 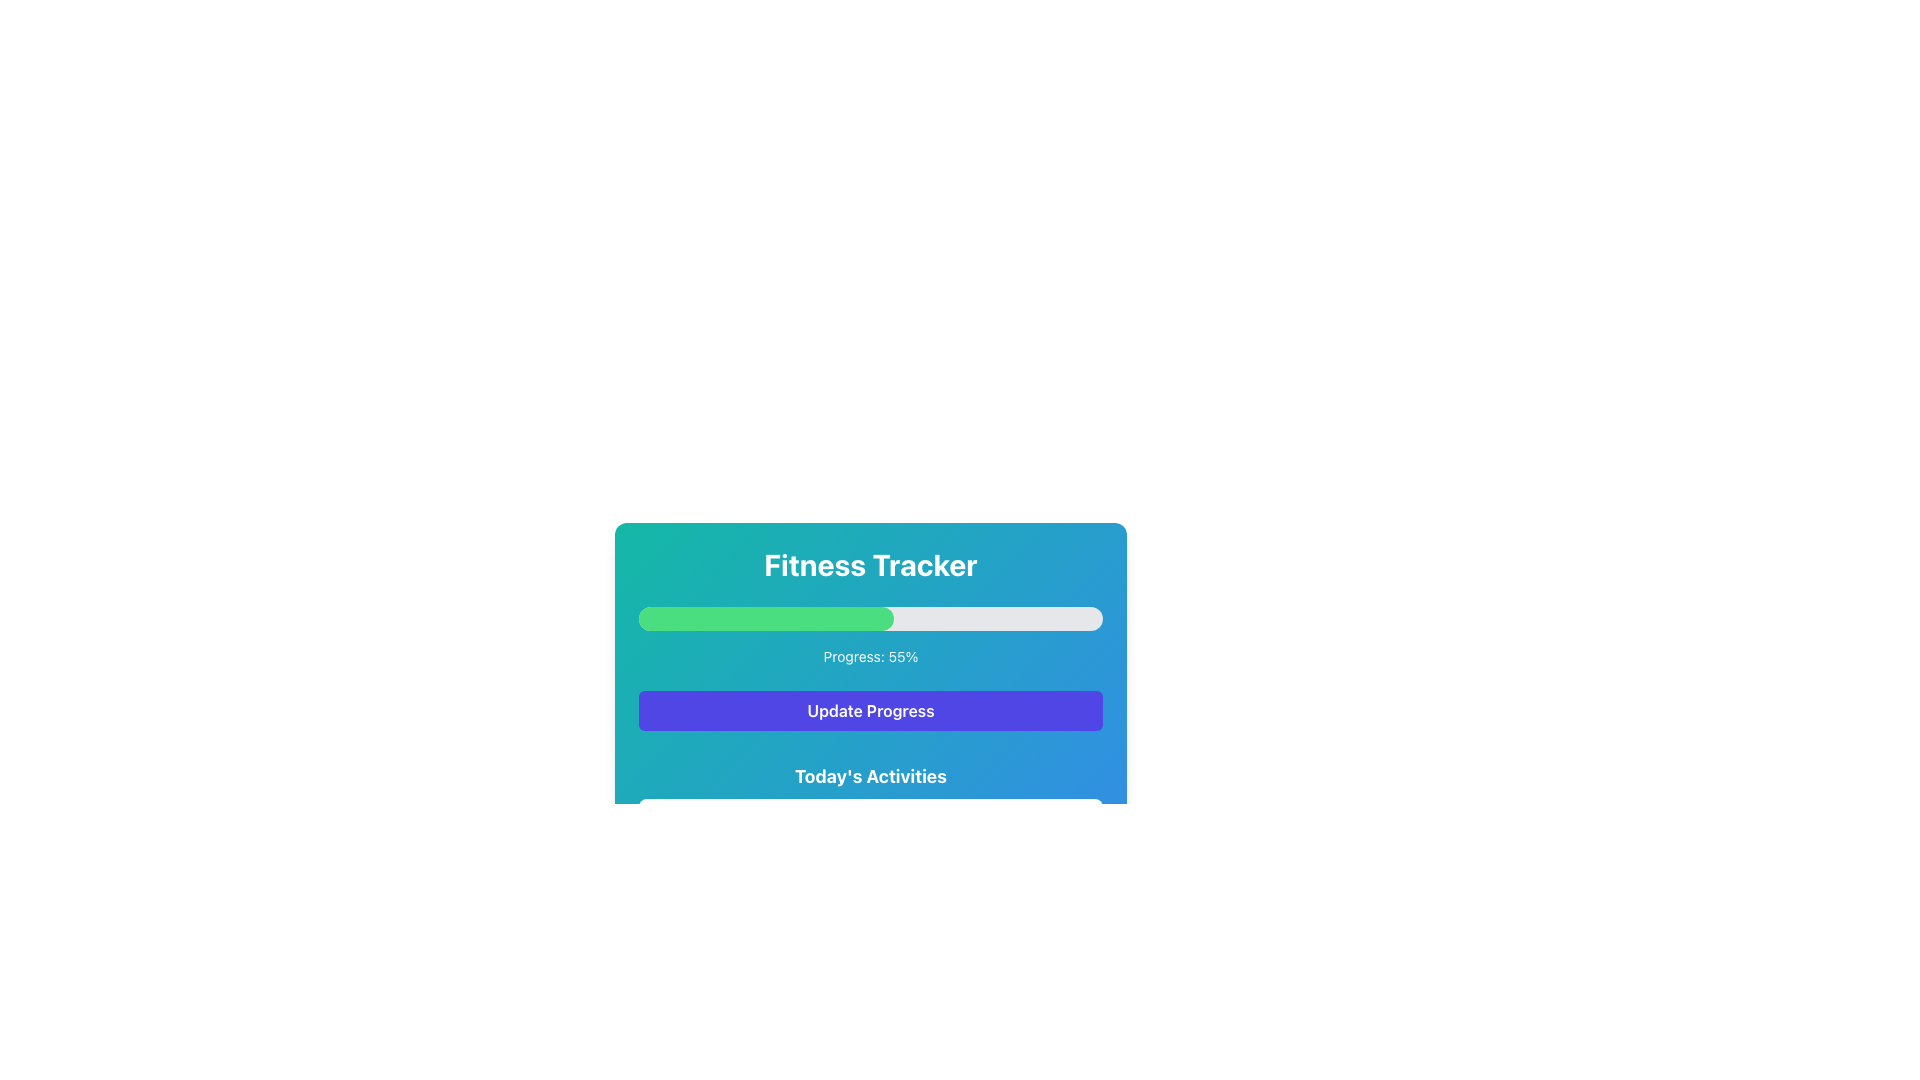 I want to click on the section header label that organizes the day's activities, which is positioned centrally above the list of activities, so click(x=870, y=775).